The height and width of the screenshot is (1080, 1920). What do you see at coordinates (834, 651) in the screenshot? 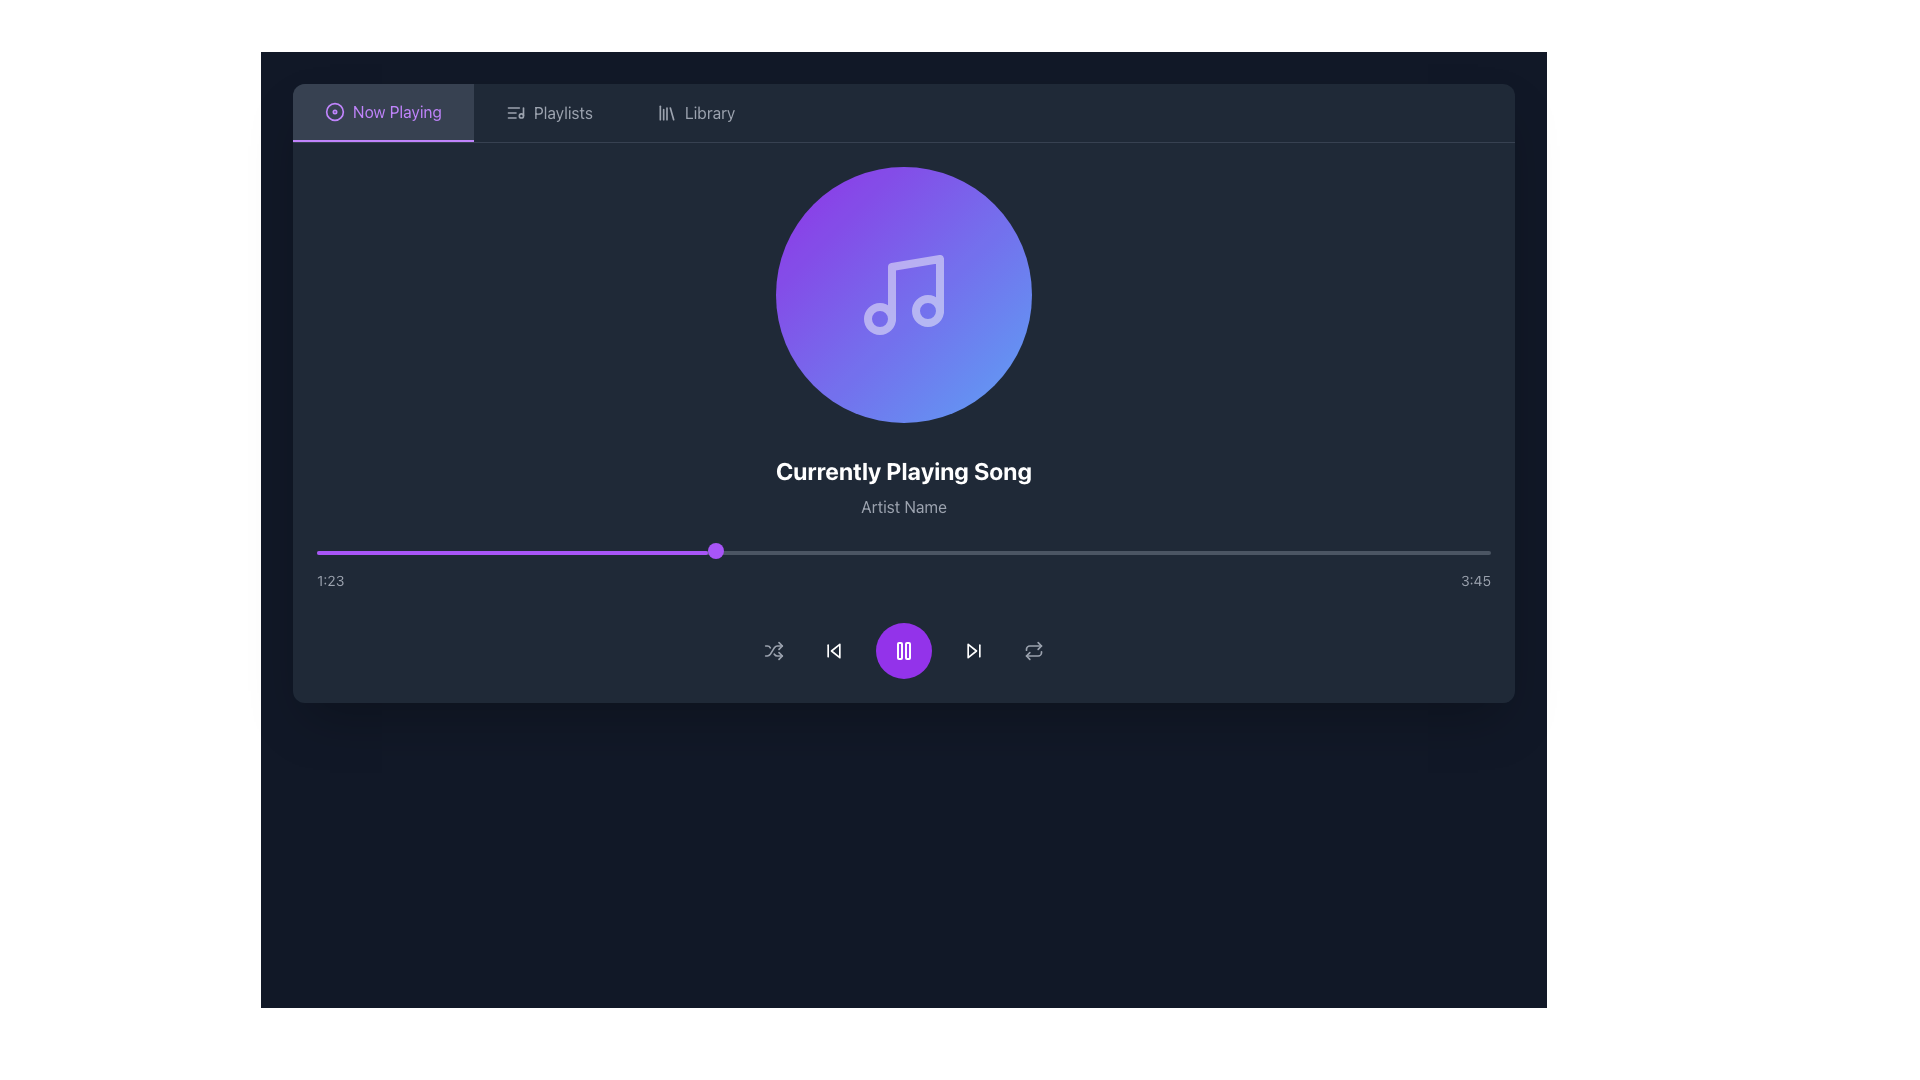
I see `the 'previous' button with an icon of two triangles pointing leftwards, located between the shuffle and play/pause buttons` at bounding box center [834, 651].